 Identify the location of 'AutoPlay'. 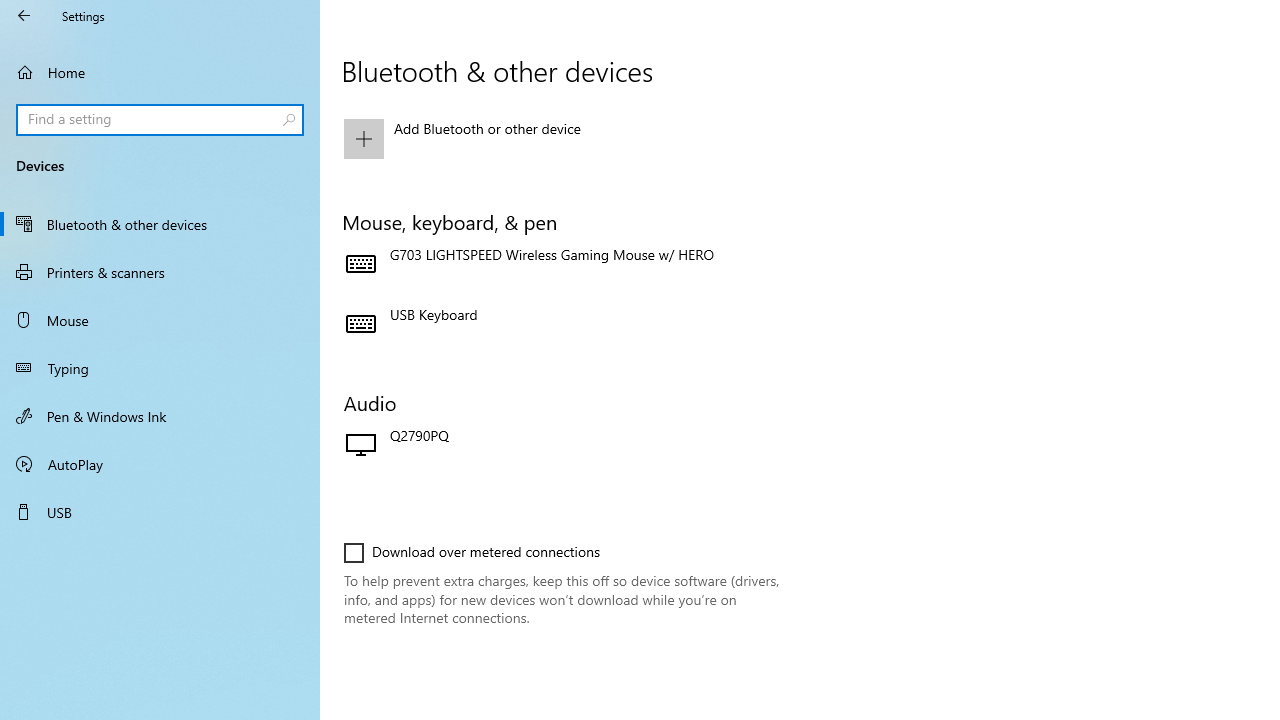
(160, 464).